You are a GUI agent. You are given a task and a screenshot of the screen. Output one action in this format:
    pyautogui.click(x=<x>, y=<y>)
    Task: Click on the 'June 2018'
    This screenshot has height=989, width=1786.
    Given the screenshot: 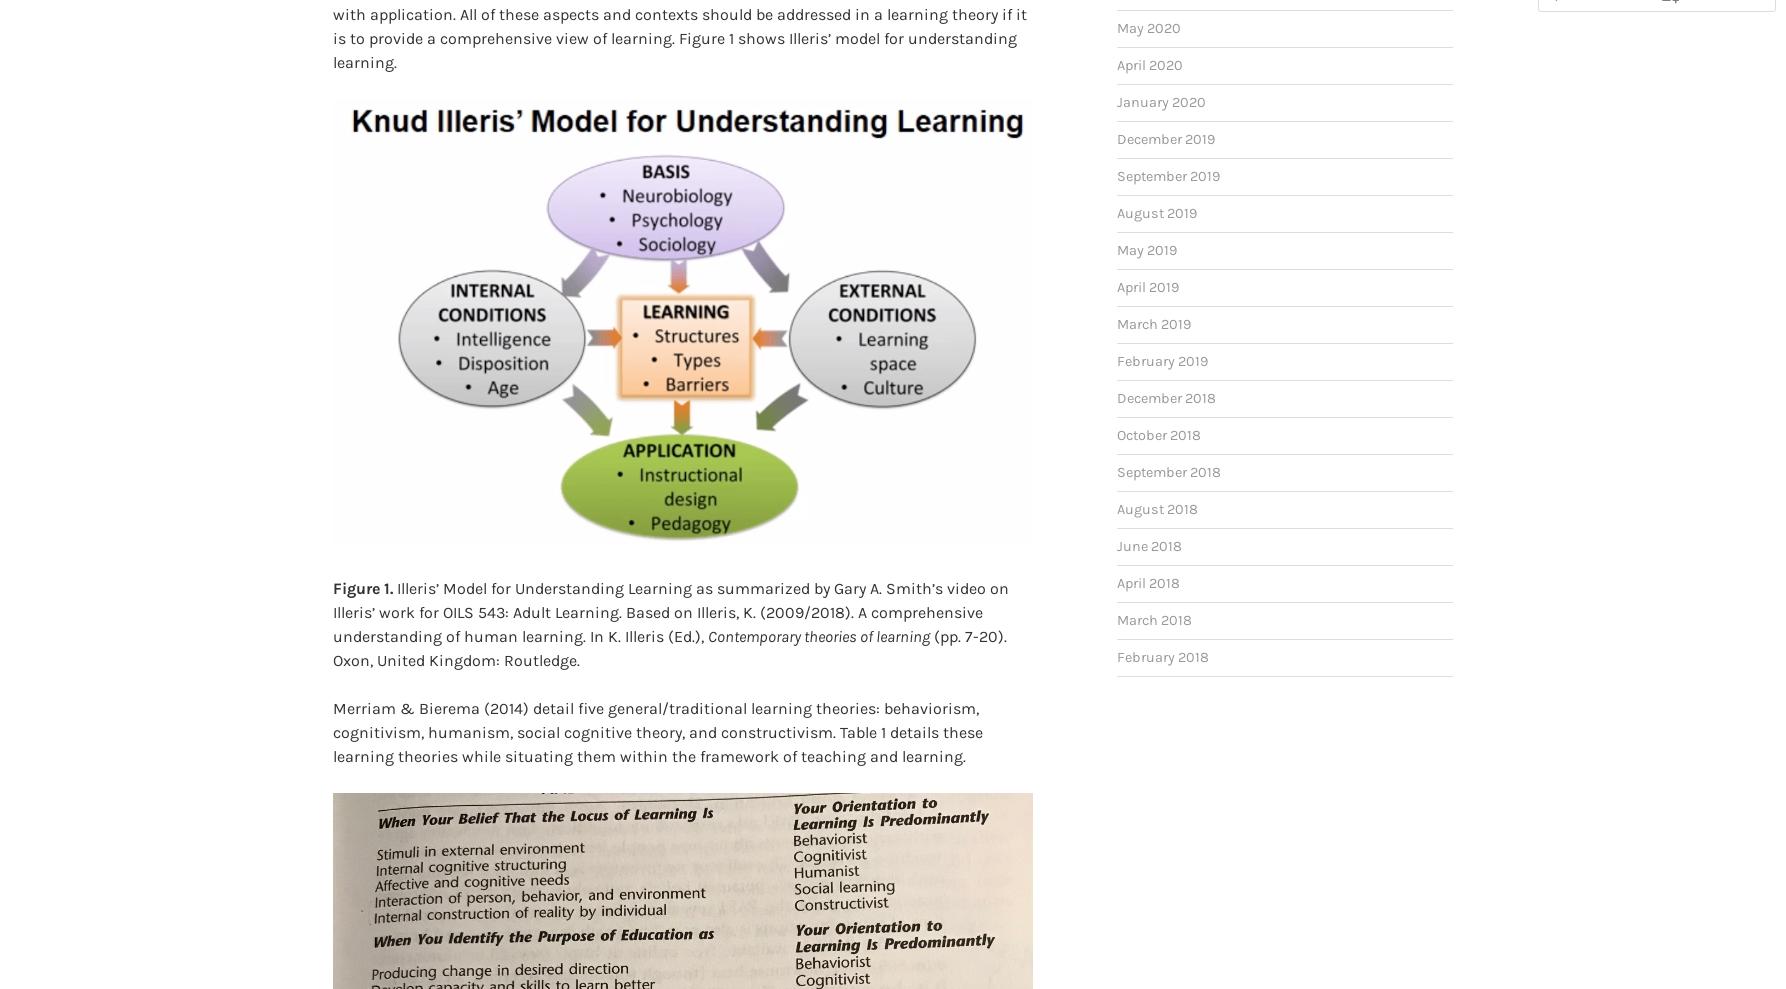 What is the action you would take?
    pyautogui.click(x=1148, y=514)
    